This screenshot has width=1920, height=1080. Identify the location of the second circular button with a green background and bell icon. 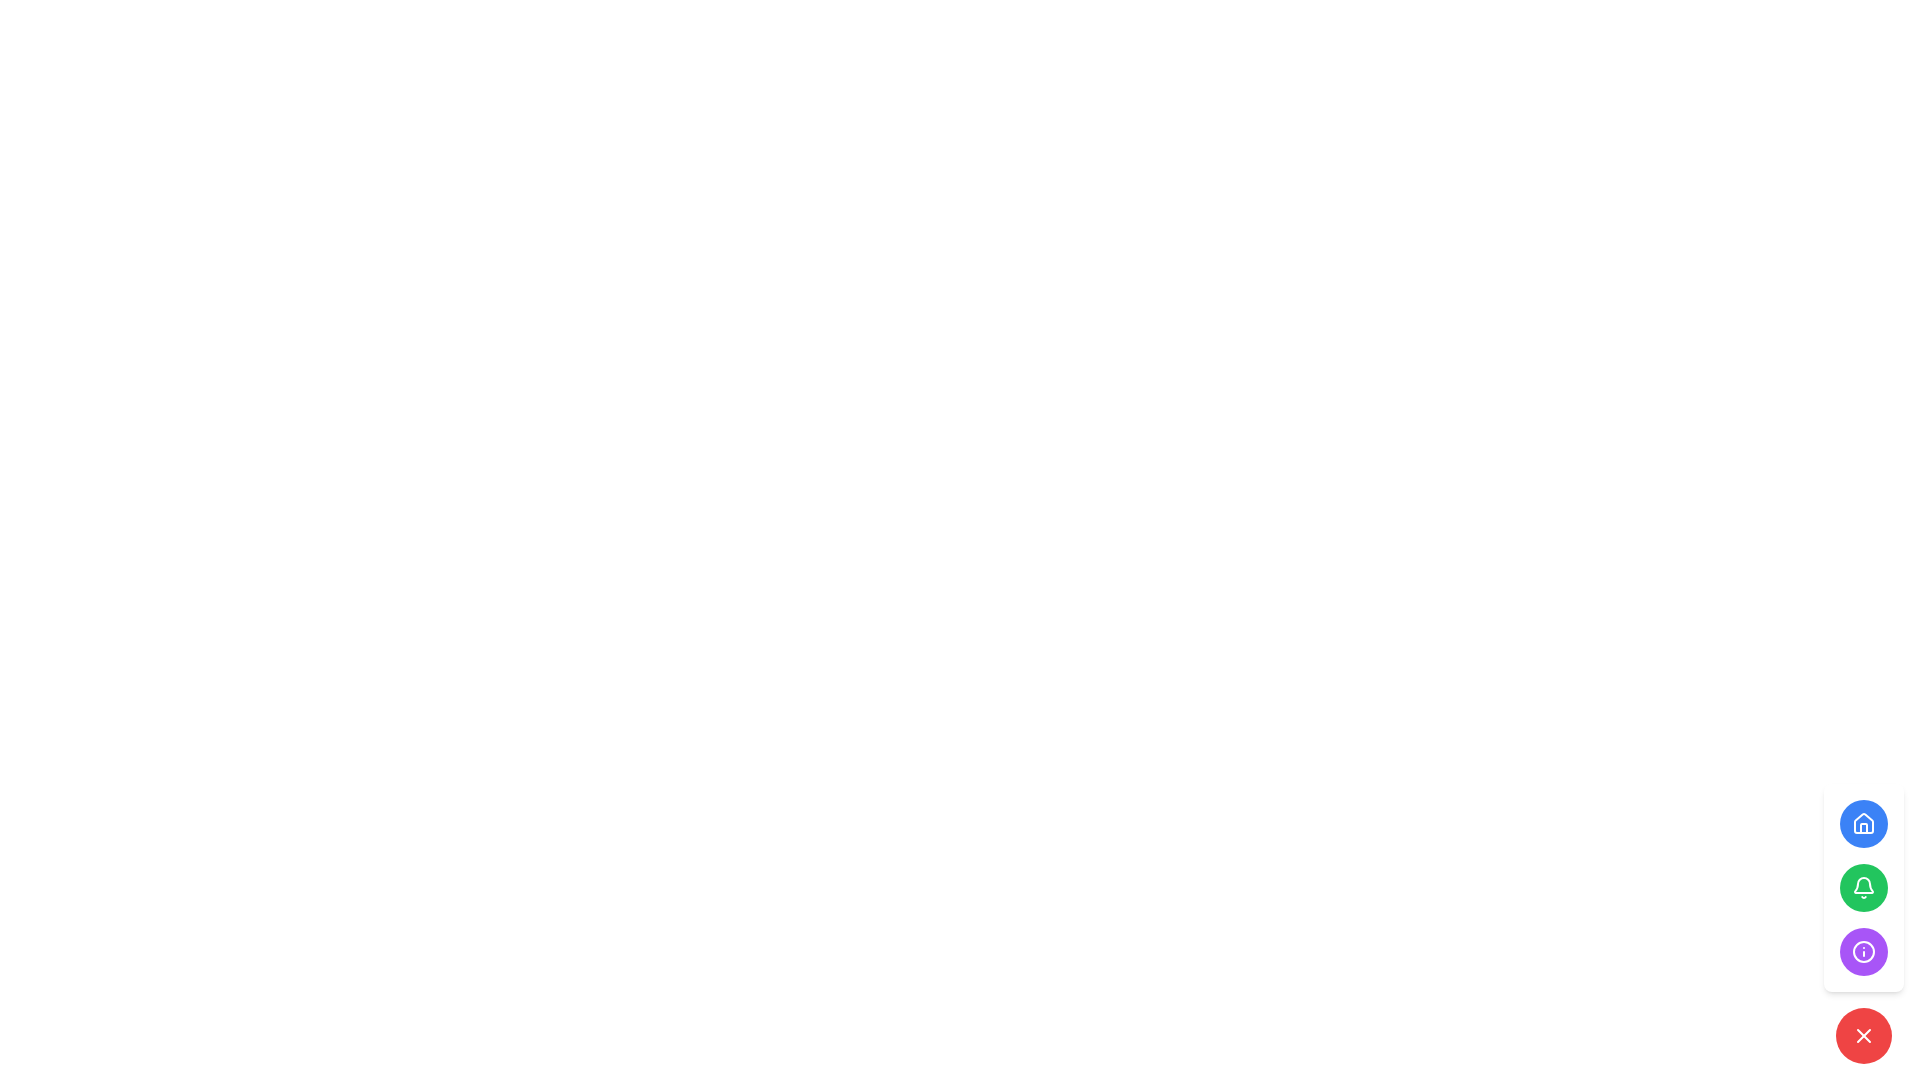
(1862, 886).